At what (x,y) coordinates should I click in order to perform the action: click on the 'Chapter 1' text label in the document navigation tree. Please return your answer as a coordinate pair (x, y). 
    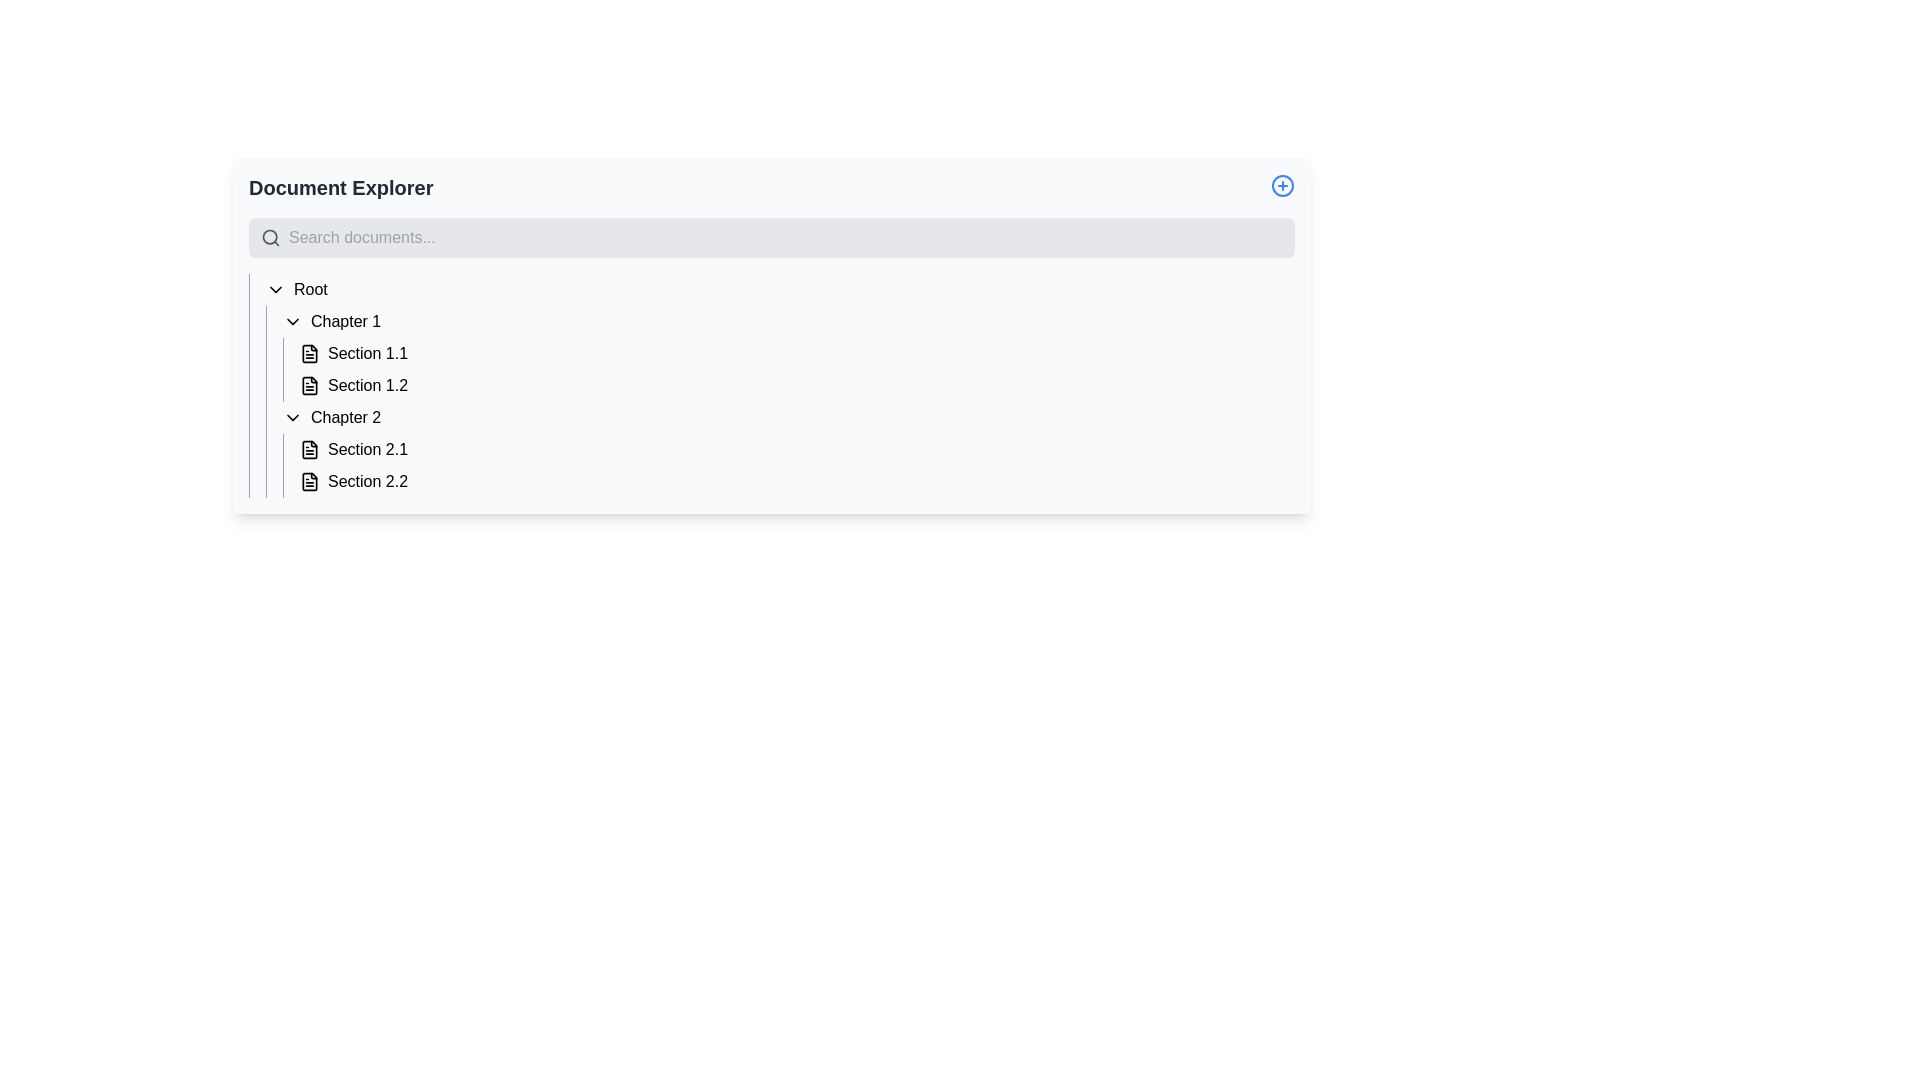
    Looking at the image, I should click on (345, 320).